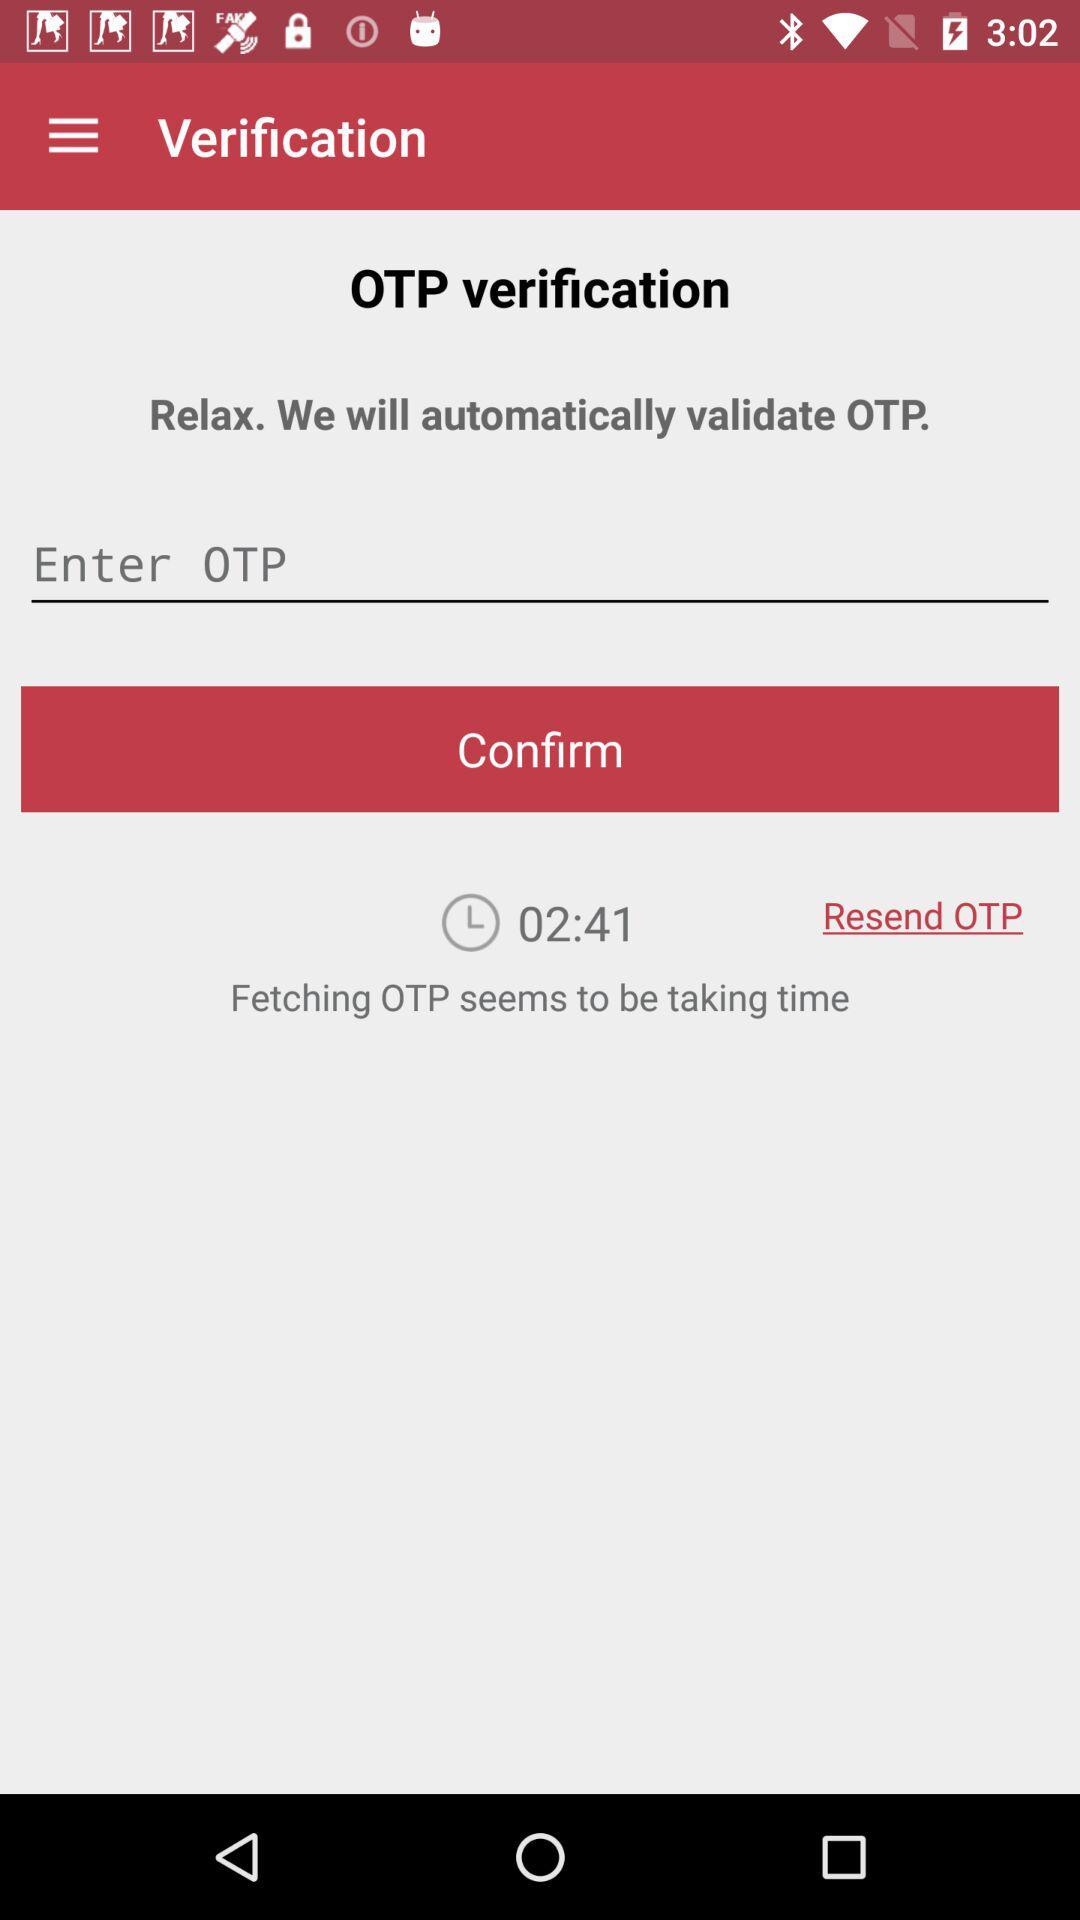 This screenshot has width=1080, height=1920. I want to click on item on the right, so click(922, 900).